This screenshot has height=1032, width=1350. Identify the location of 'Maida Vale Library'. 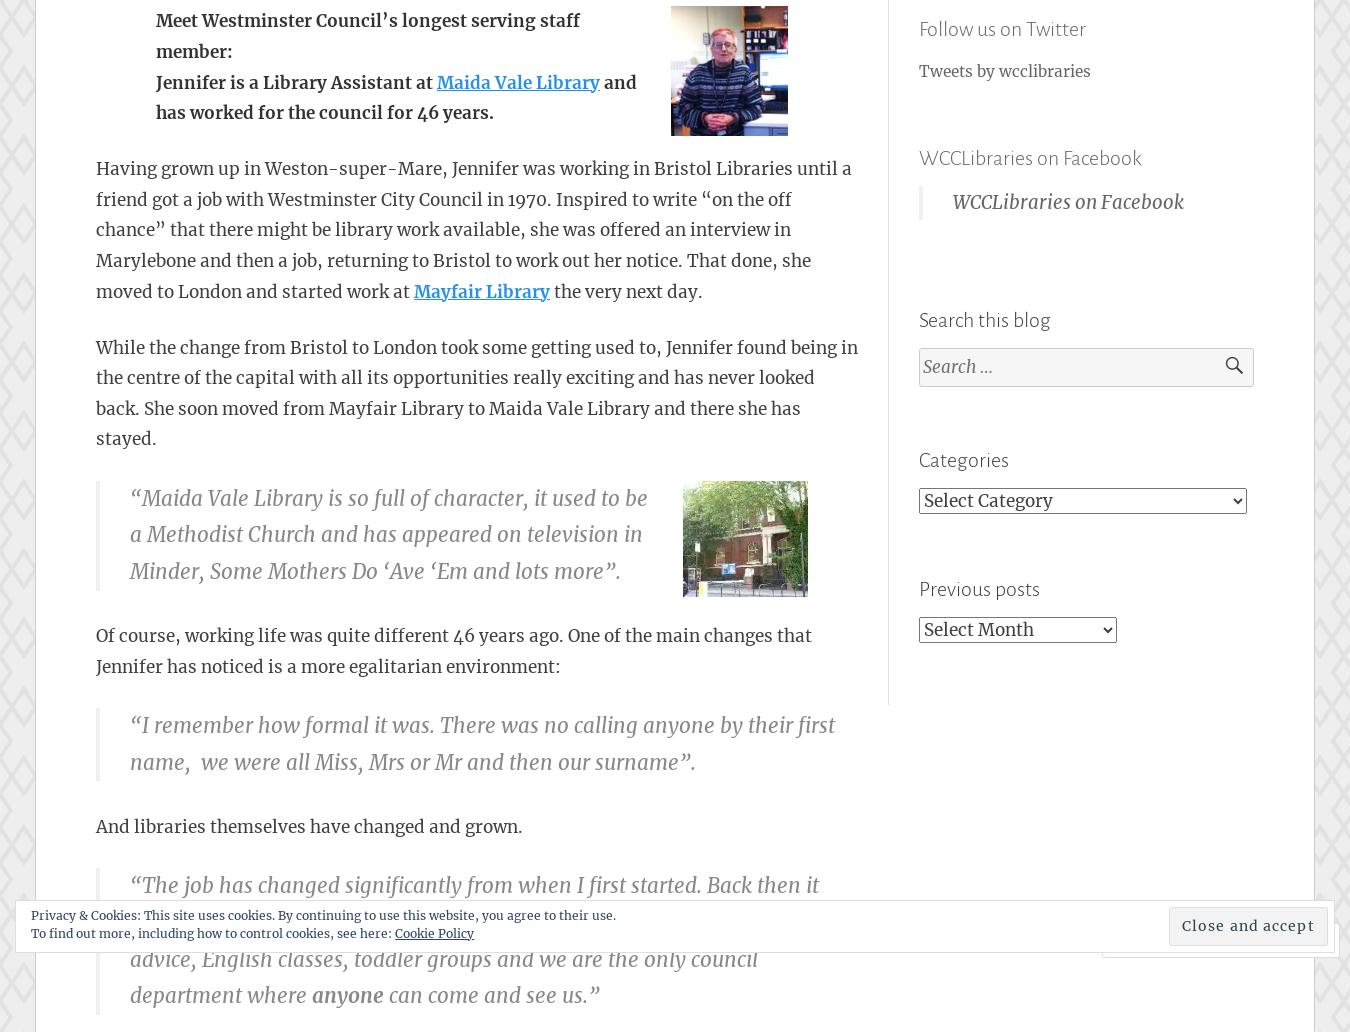
(517, 82).